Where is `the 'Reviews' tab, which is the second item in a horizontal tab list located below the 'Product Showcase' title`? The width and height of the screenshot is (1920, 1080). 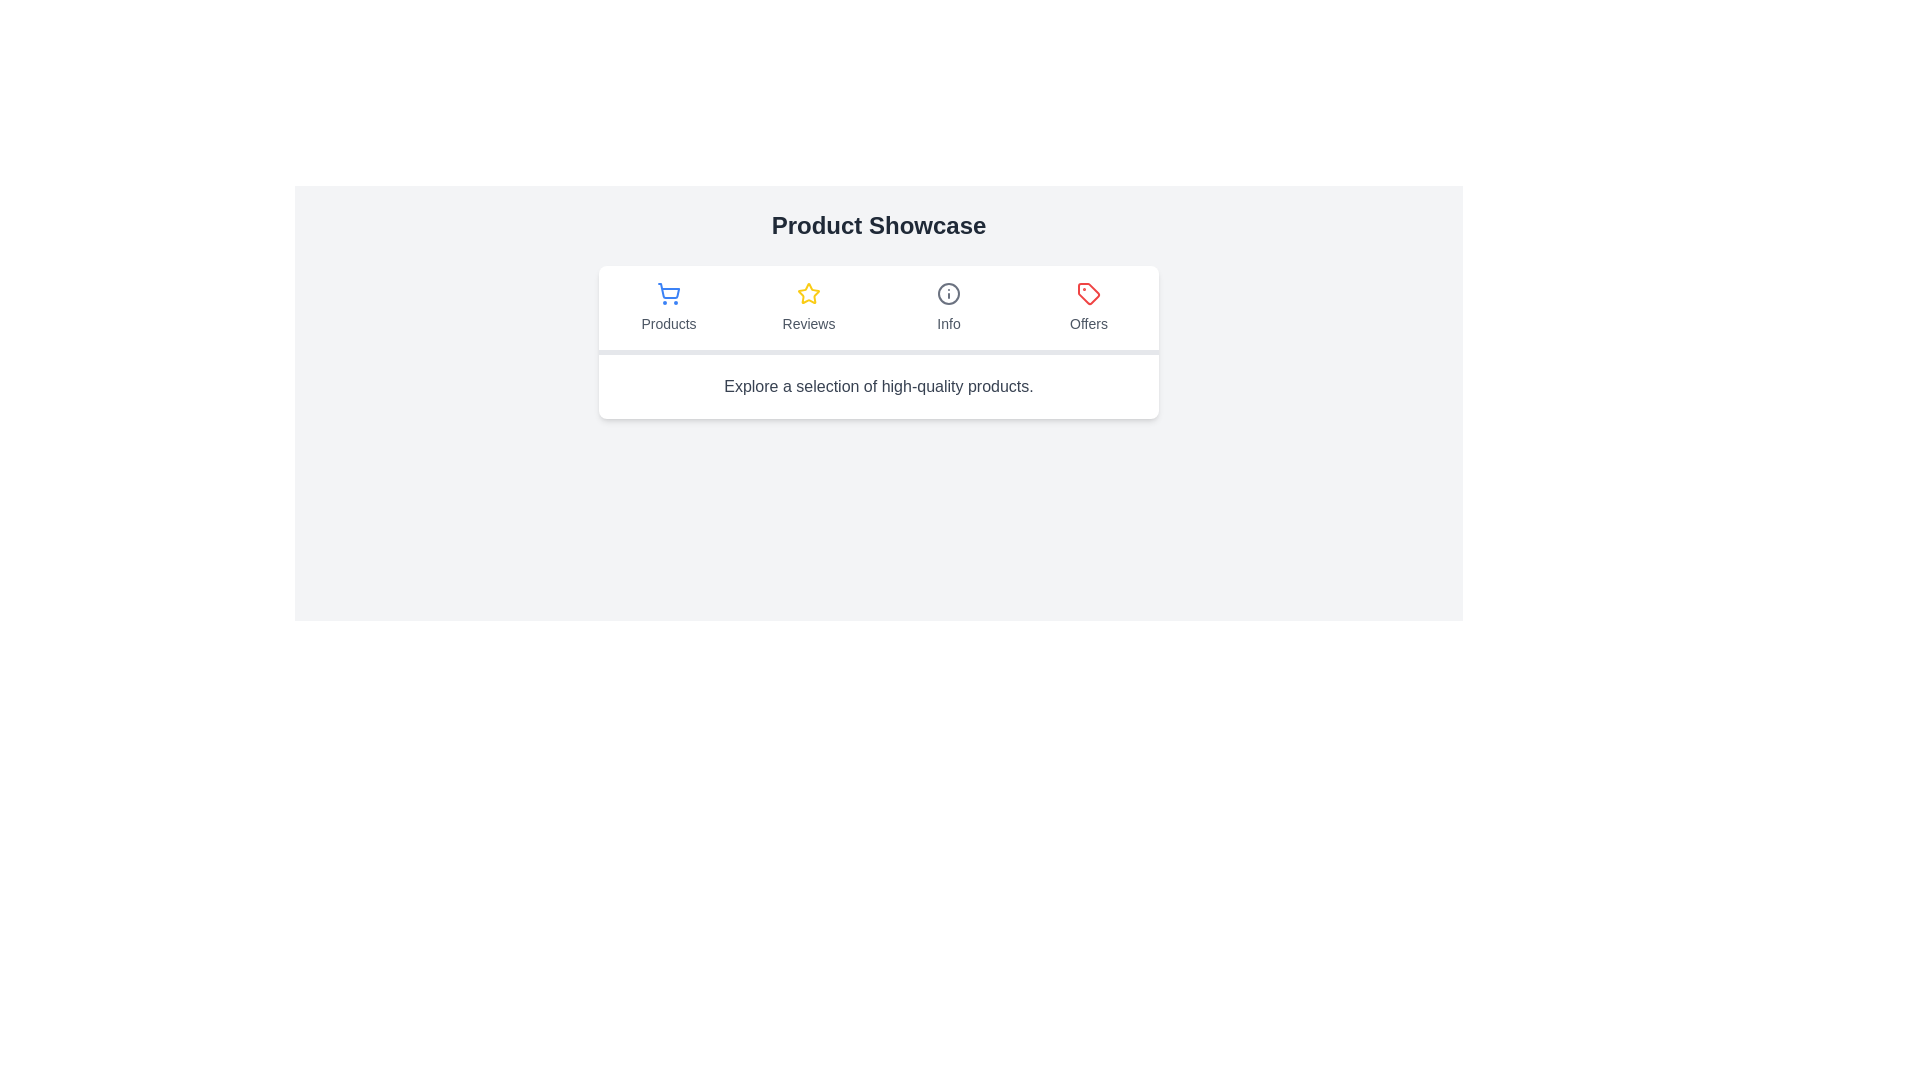 the 'Reviews' tab, which is the second item in a horizontal tab list located below the 'Product Showcase' title is located at coordinates (809, 309).